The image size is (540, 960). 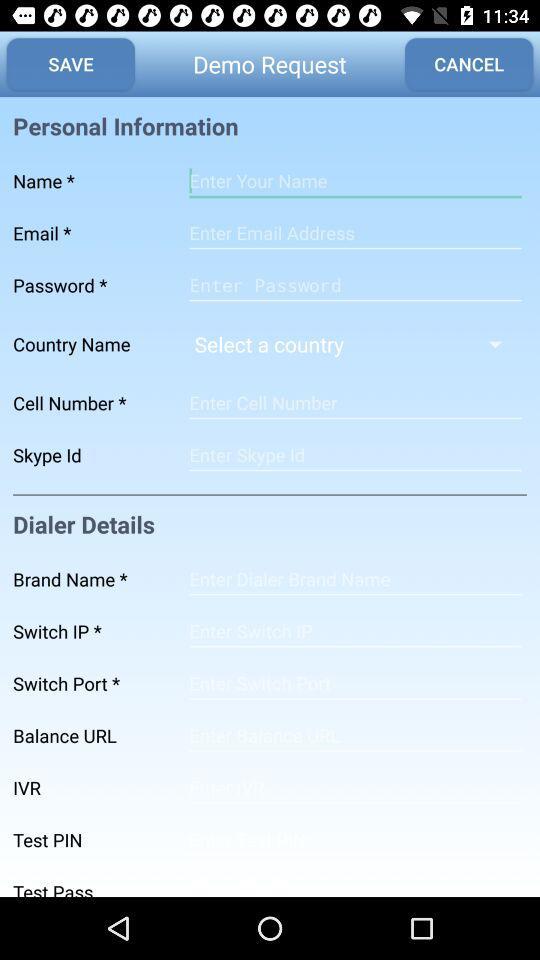 What do you see at coordinates (354, 181) in the screenshot?
I see `name type line` at bounding box center [354, 181].